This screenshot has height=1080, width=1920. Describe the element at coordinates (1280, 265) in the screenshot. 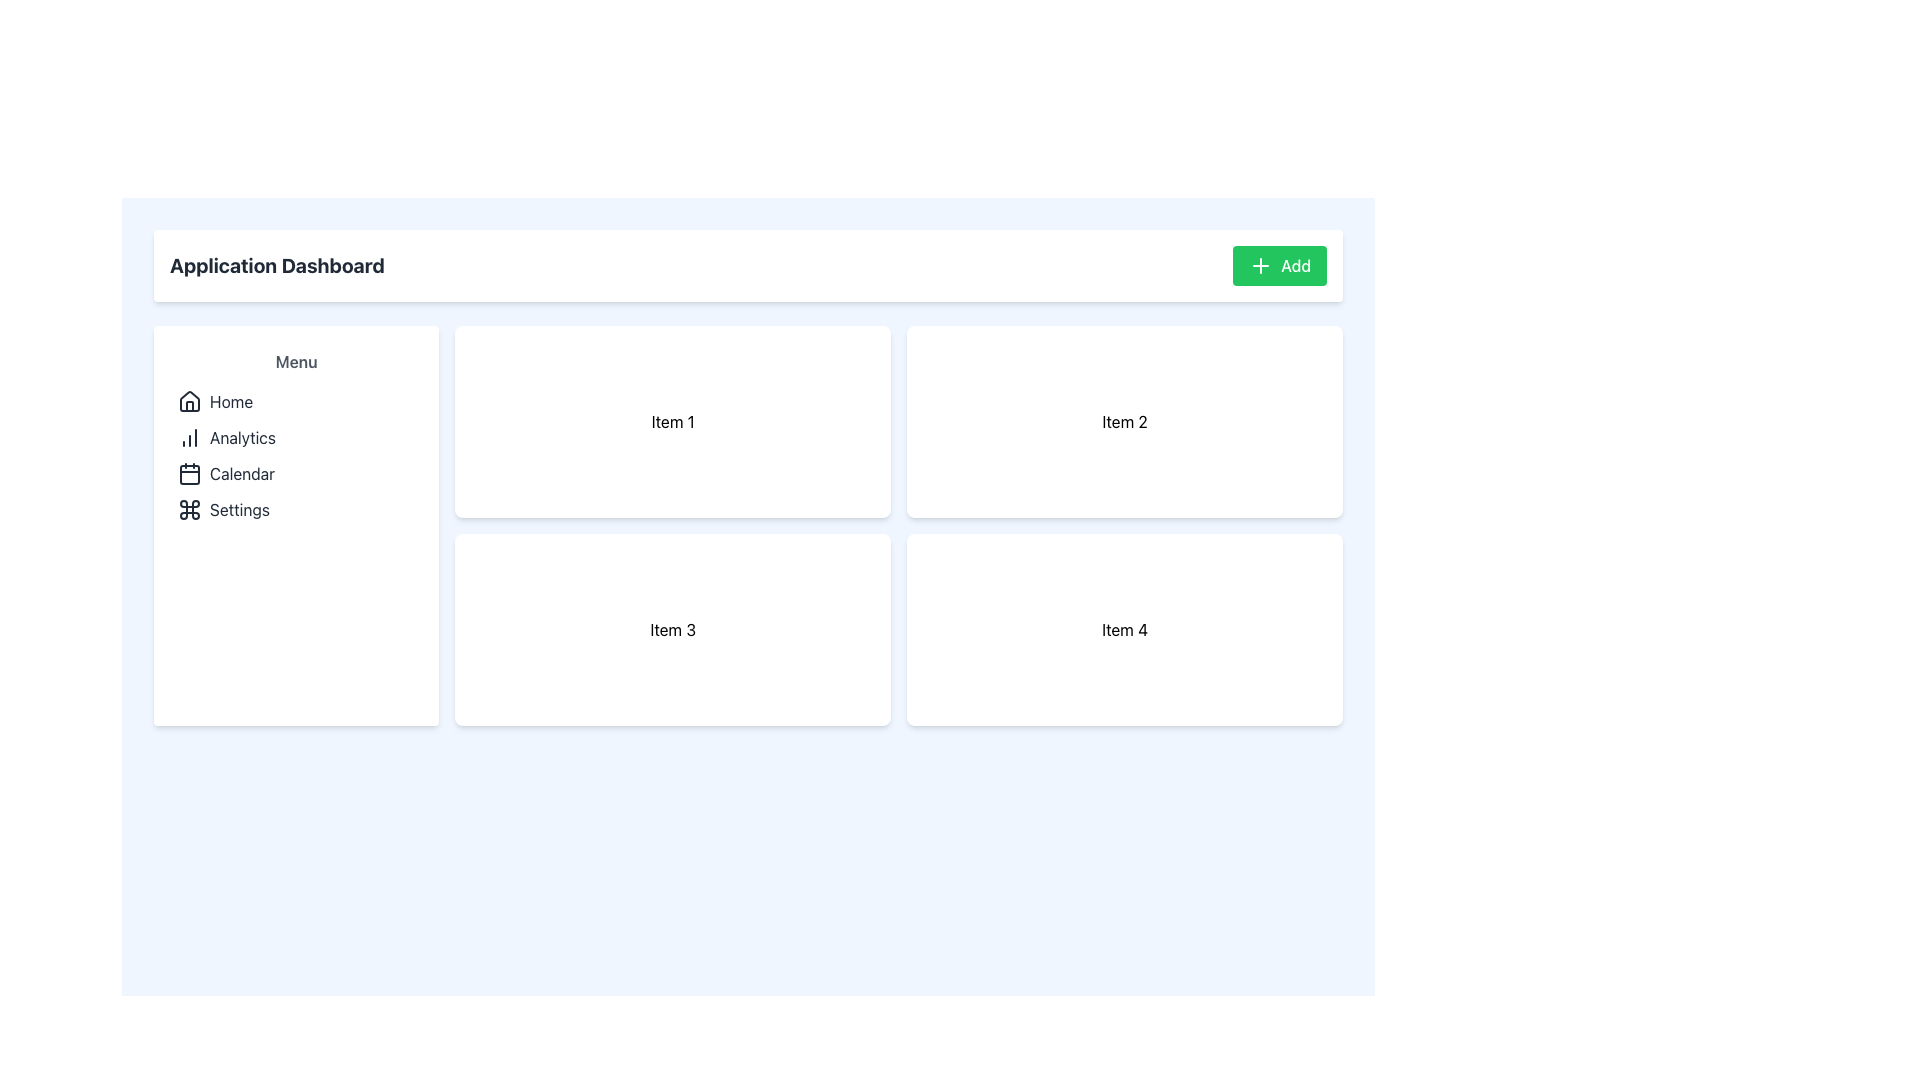

I see `the button on the far-right side of the header displaying 'Application Dashboard'` at that location.